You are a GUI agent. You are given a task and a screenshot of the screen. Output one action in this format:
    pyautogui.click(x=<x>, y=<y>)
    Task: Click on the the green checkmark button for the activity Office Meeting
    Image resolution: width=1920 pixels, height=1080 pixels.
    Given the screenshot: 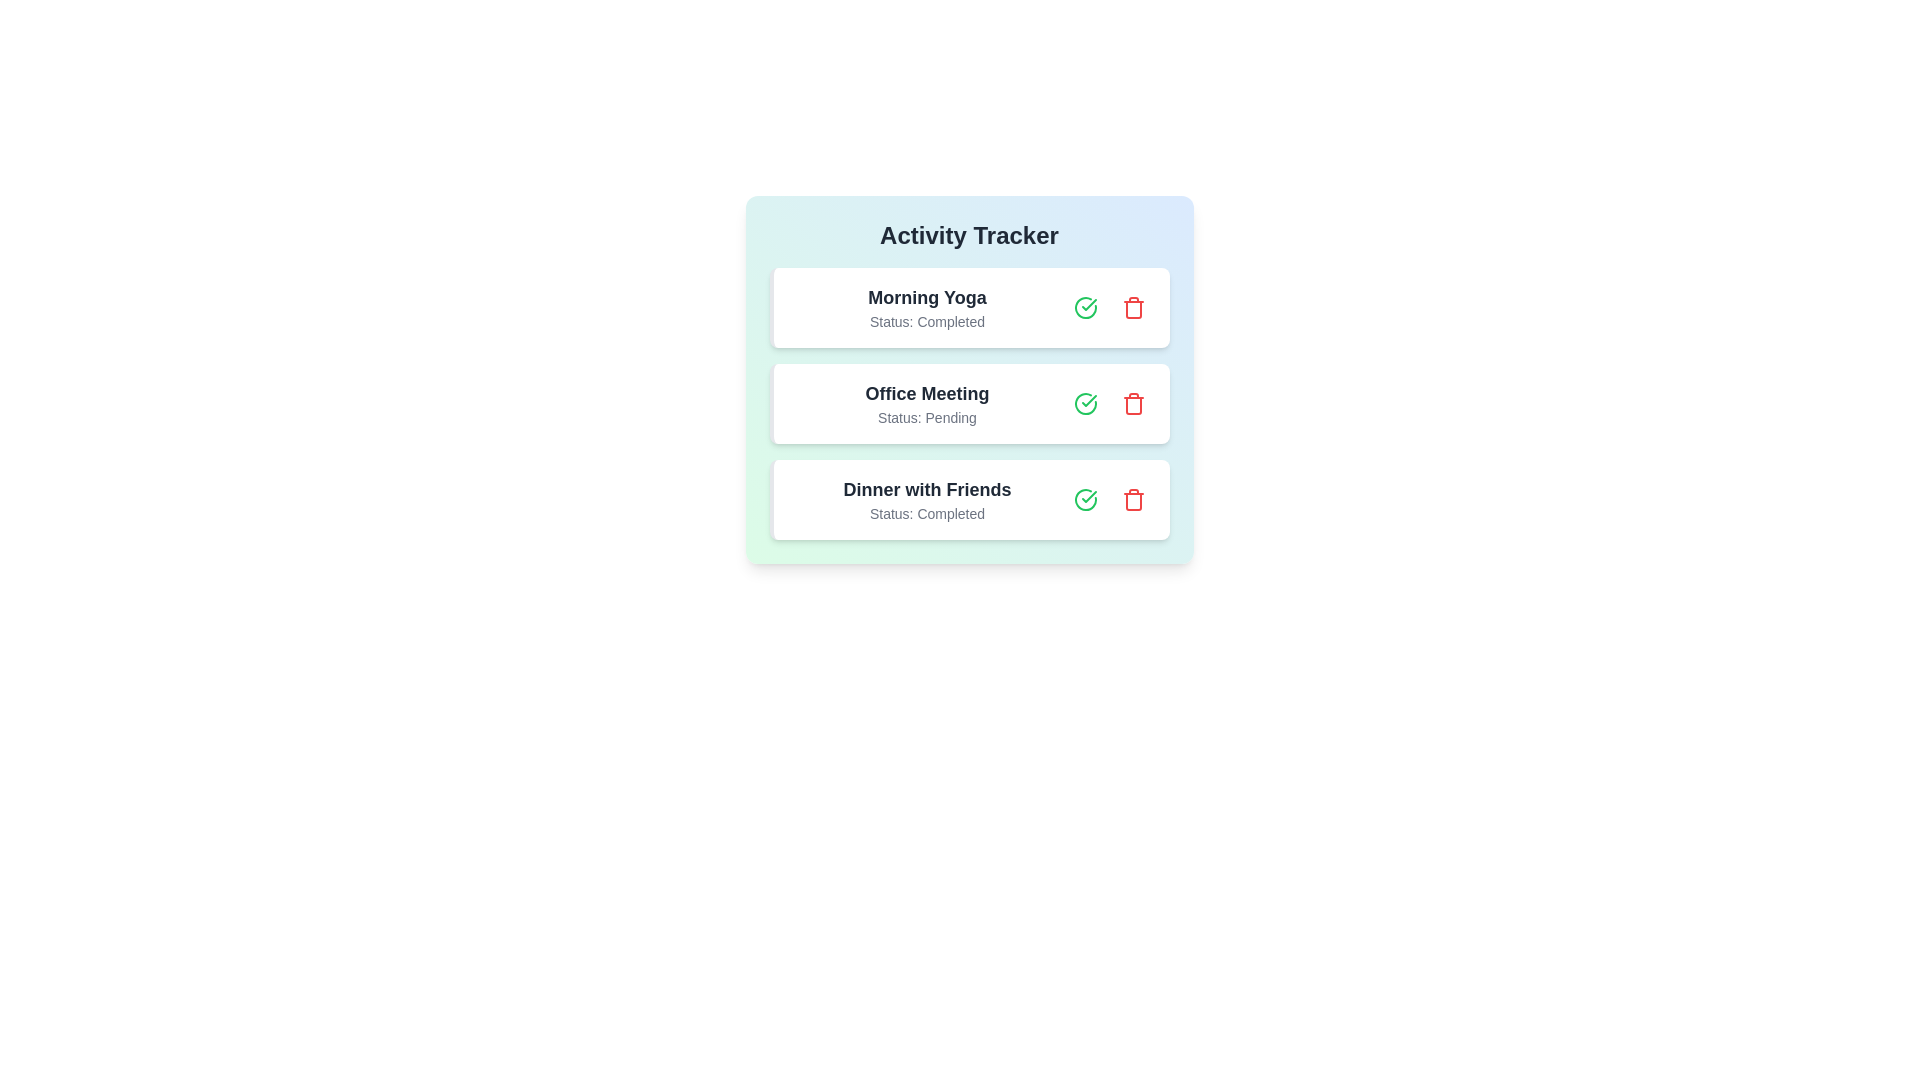 What is the action you would take?
    pyautogui.click(x=1084, y=404)
    